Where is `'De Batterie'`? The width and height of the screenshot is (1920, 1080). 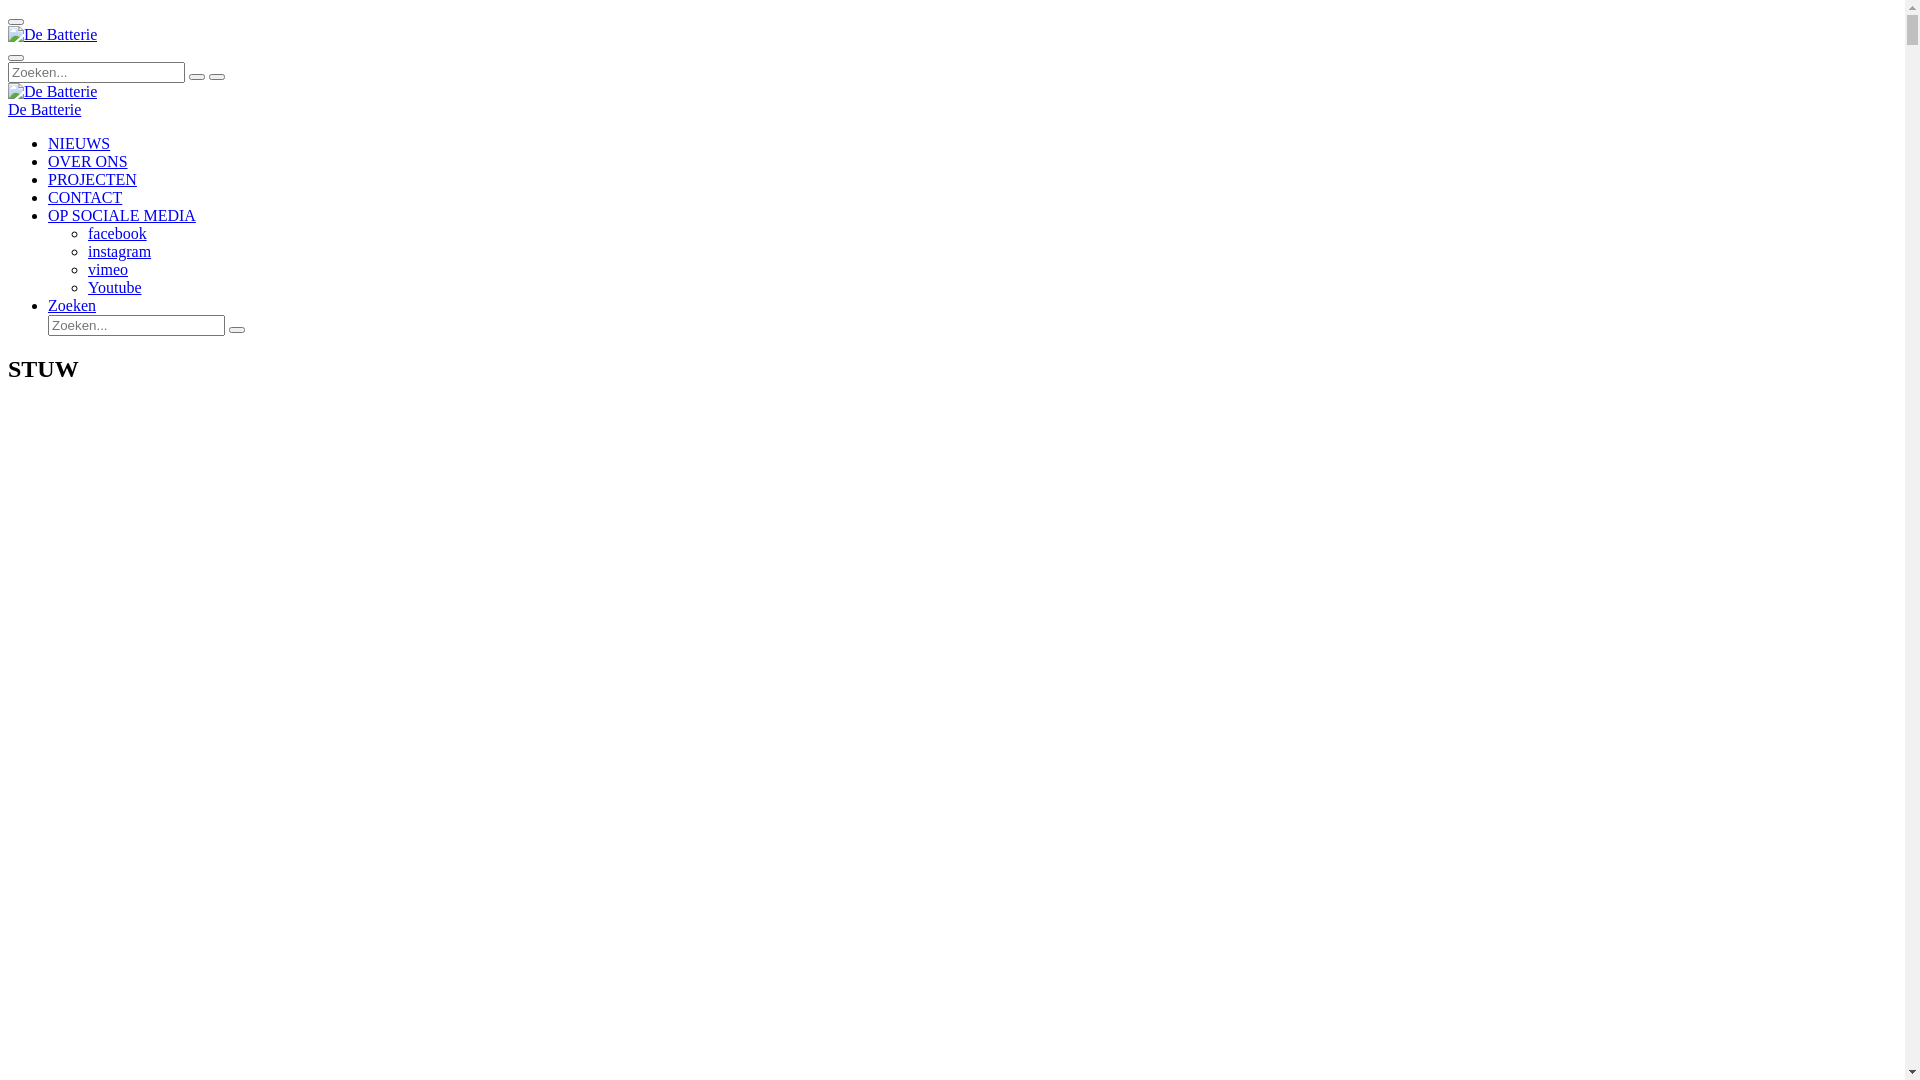
'De Batterie' is located at coordinates (52, 92).